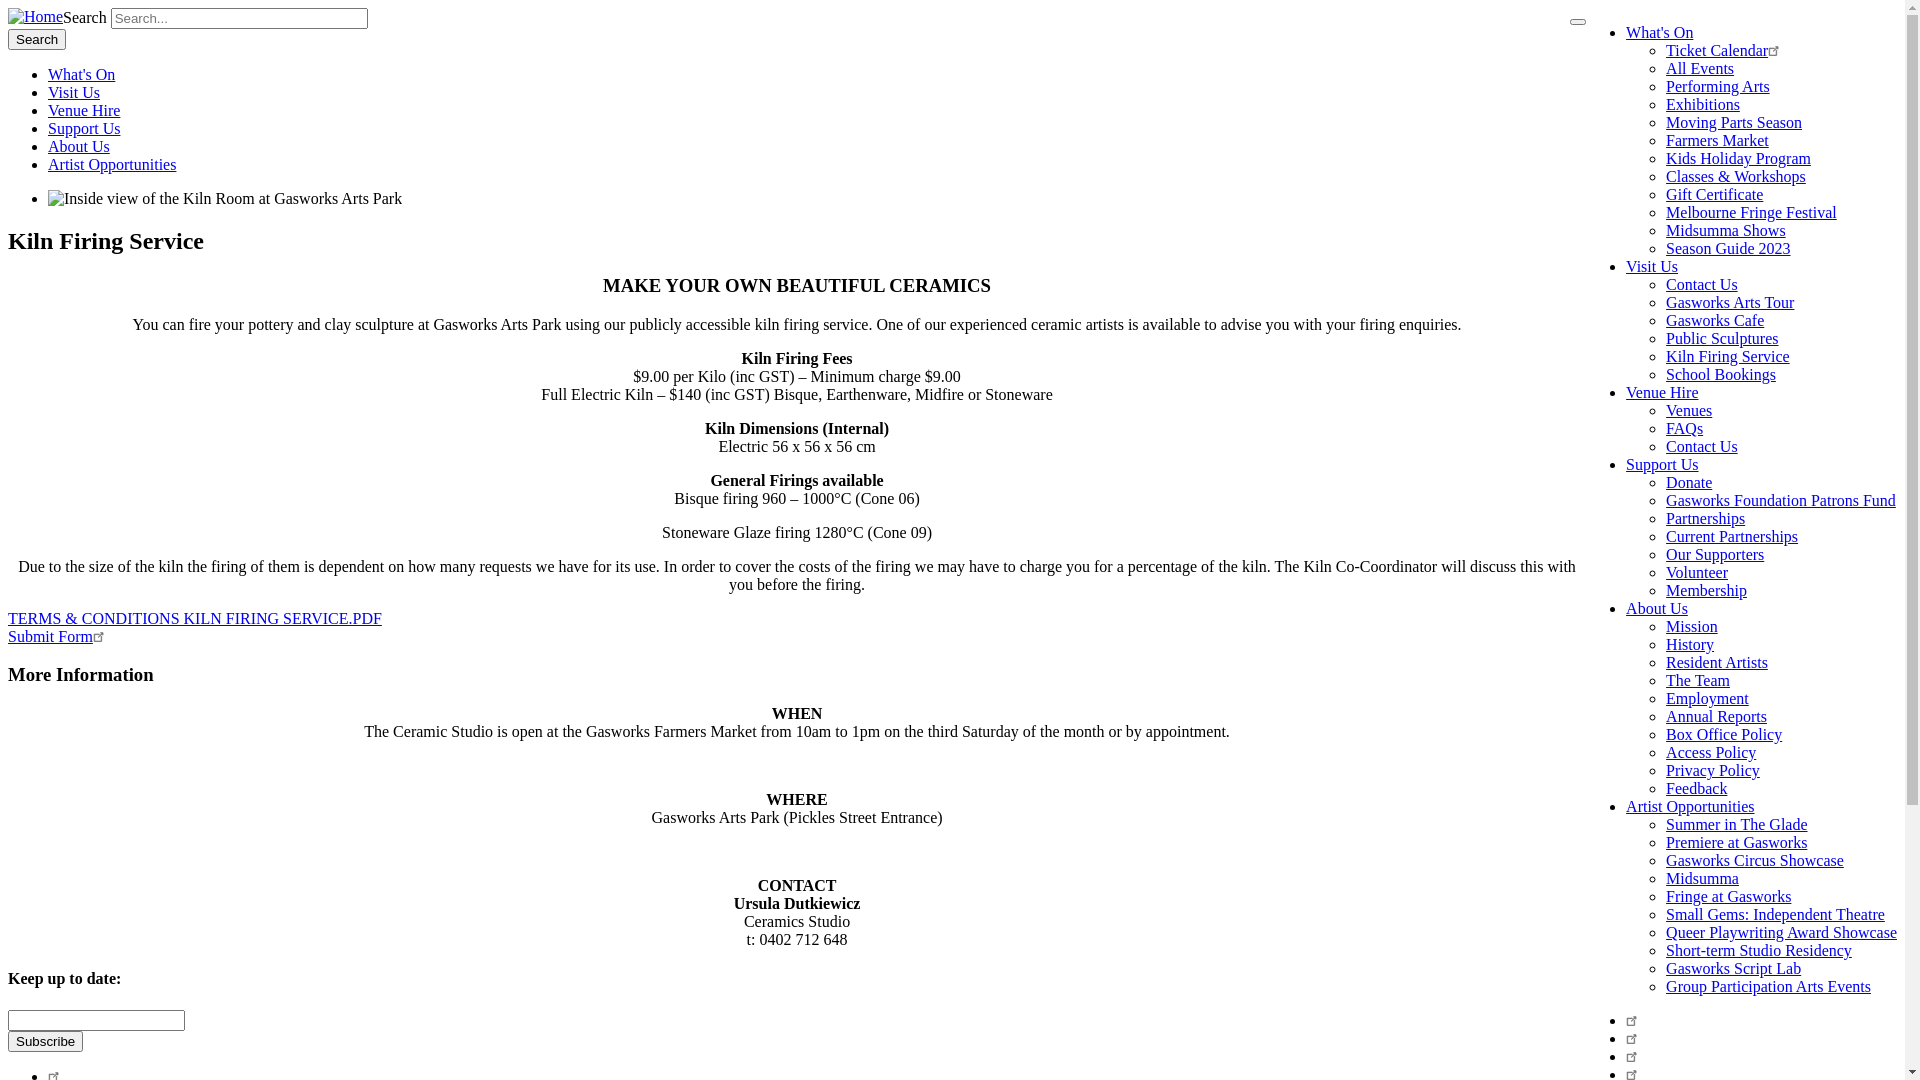 This screenshot has width=1920, height=1080. I want to click on 'Artist Opportunities', so click(110, 163).